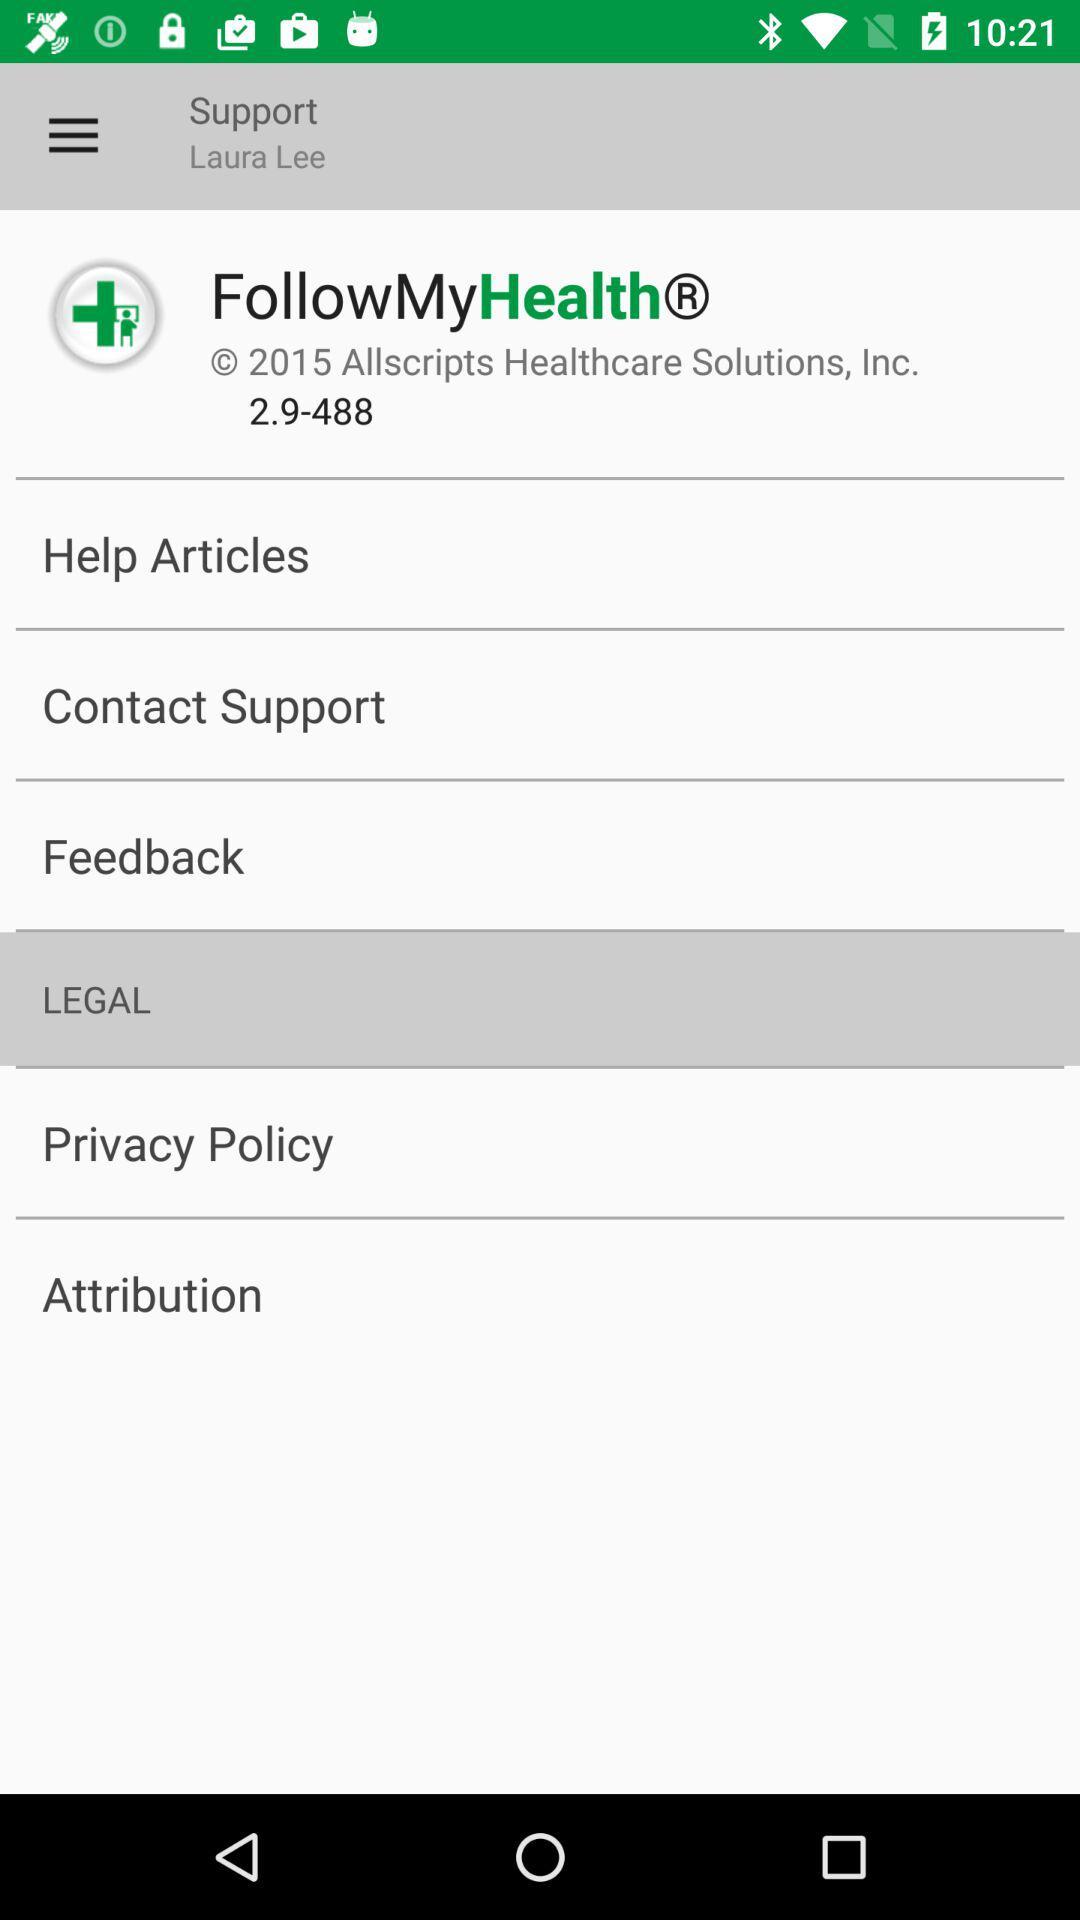 Image resolution: width=1080 pixels, height=1920 pixels. I want to click on the legal icon, so click(540, 998).